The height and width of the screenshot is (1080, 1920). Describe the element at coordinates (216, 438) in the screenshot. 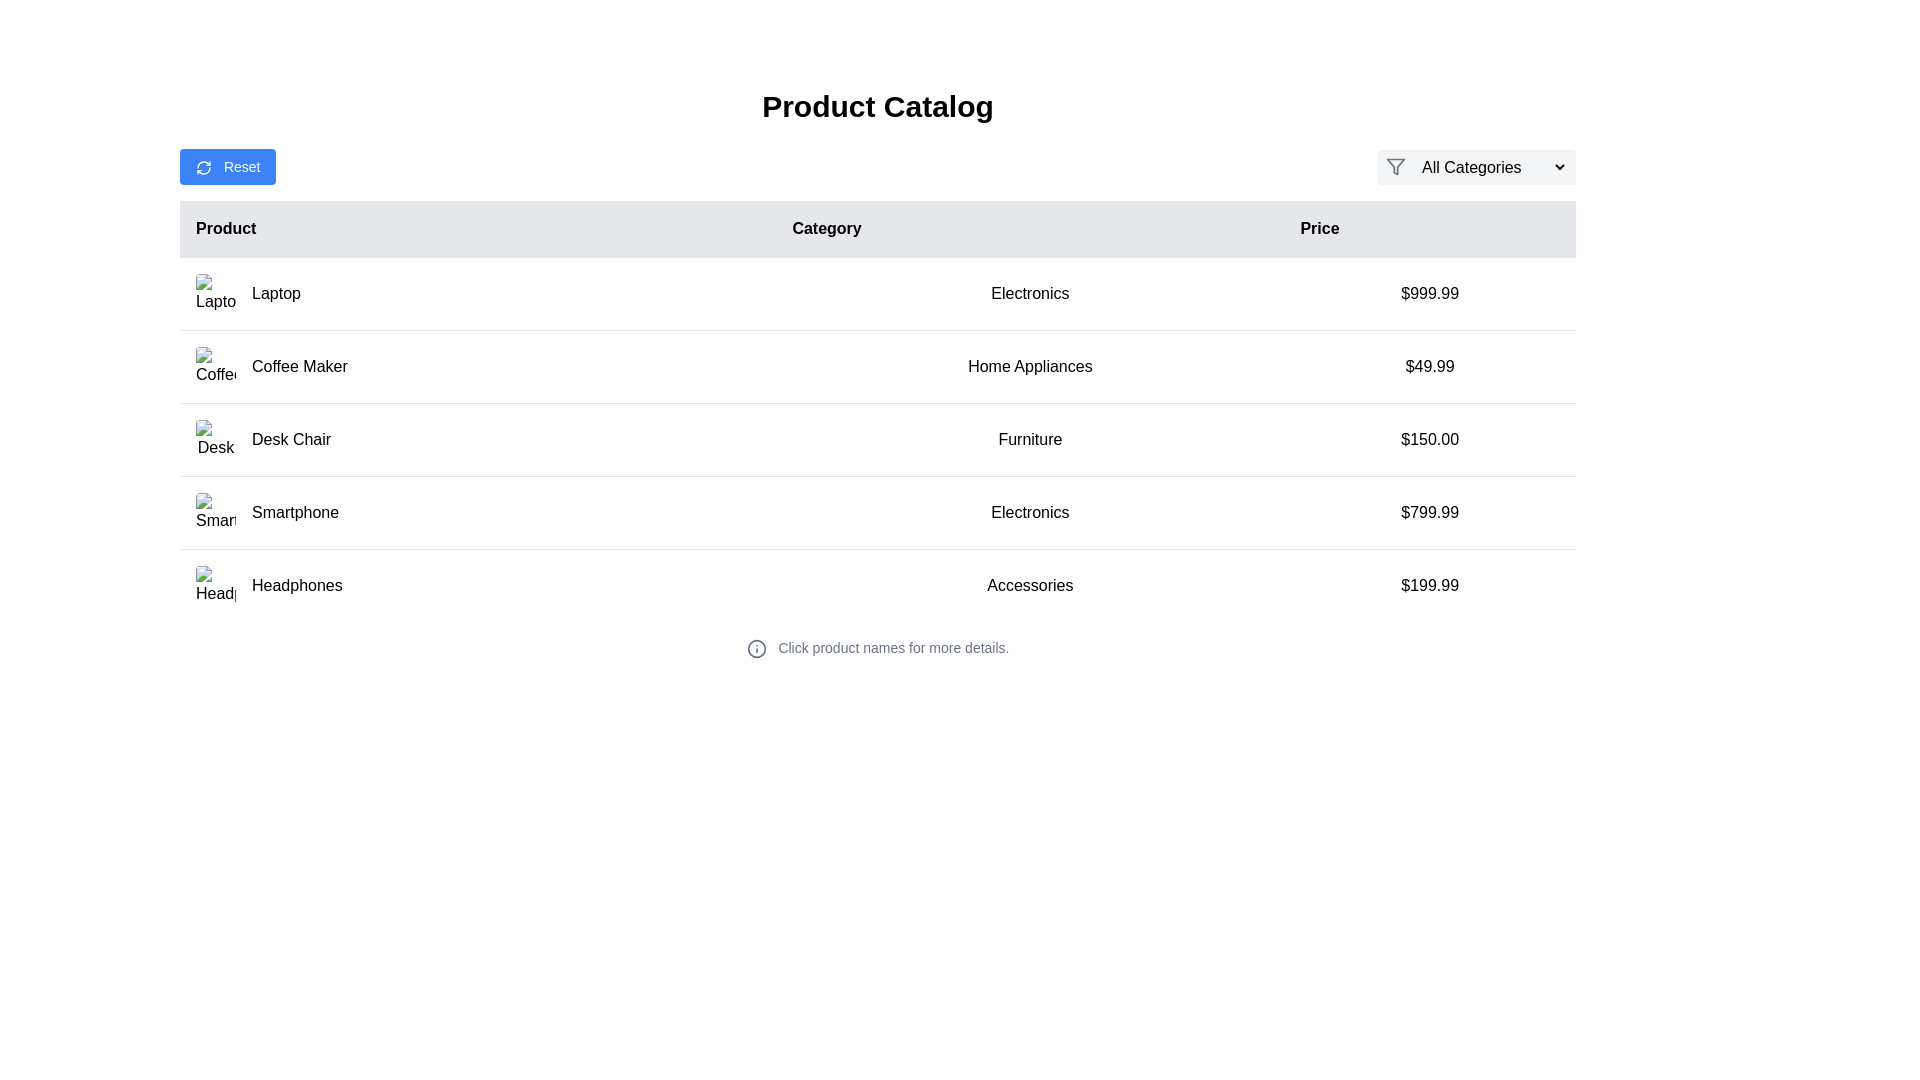

I see `the 'Desk Chair' product image, which is a small rounded image located in the third row of the product catalog, to the left of the text label 'Desk Chair'` at that location.